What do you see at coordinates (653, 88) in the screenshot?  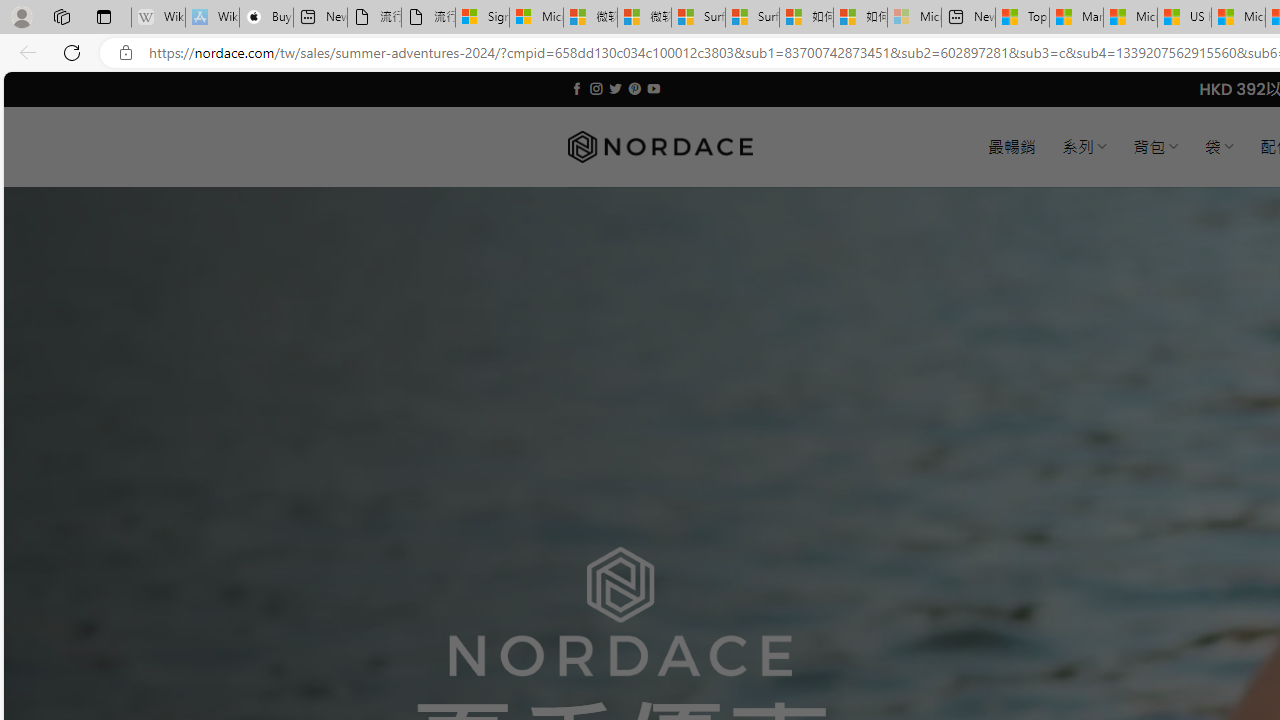 I see `'Follow on YouTube'` at bounding box center [653, 88].